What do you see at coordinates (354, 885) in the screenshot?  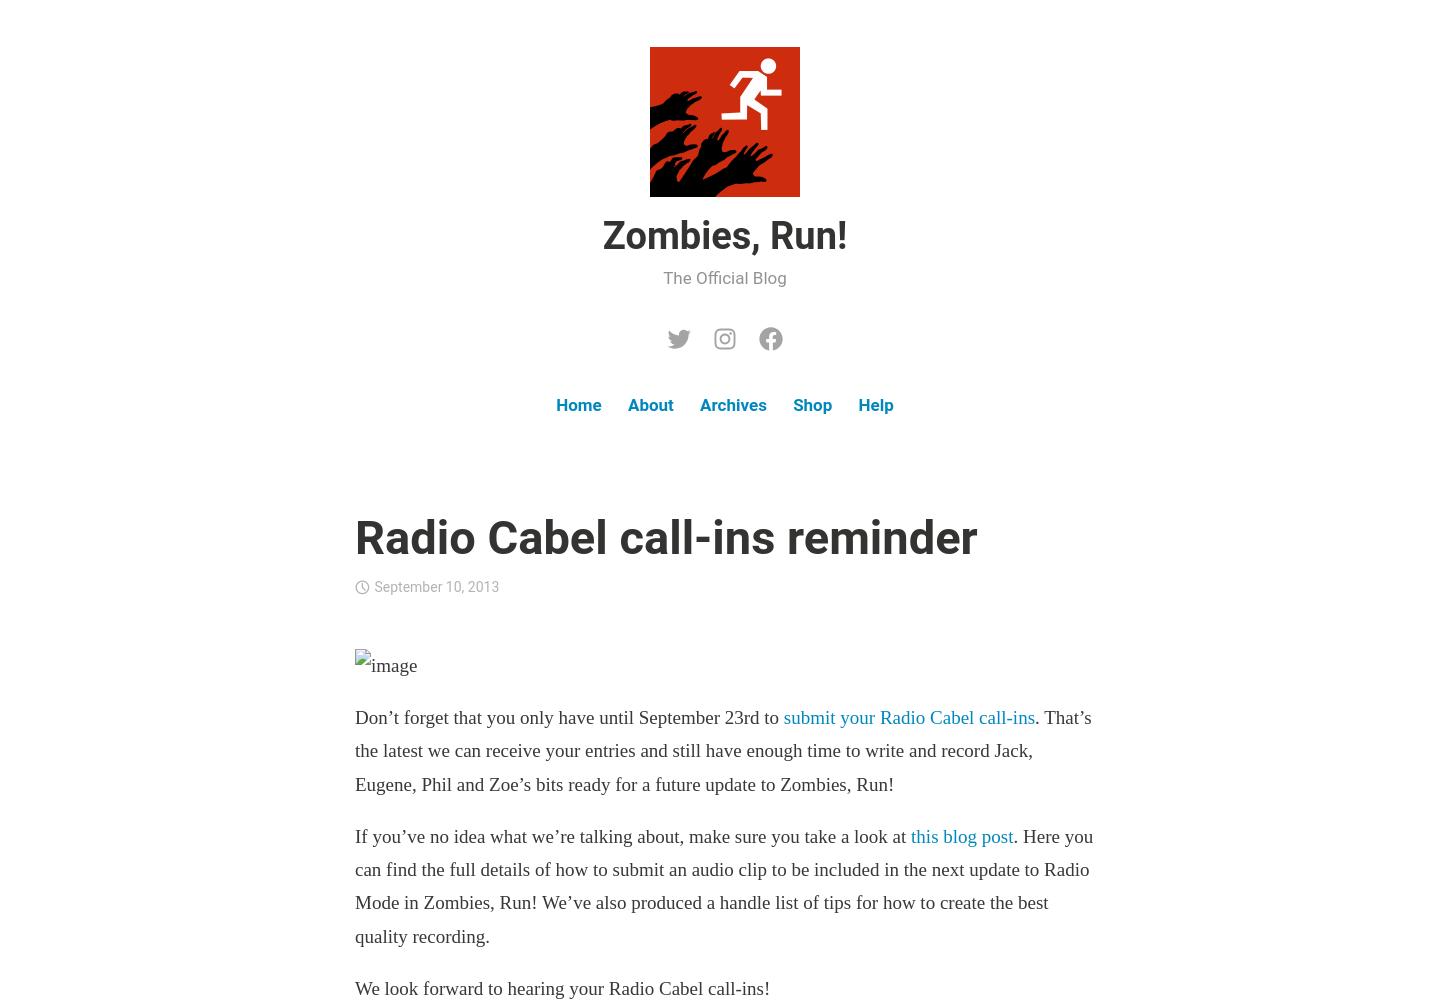 I see `'. Here you can find the full details of how to submit an audio clip to be included in the next update to Radio Mode in Zombies, Run! We’ve also produced a handle list of tips for how to create the best quality recording.'` at bounding box center [354, 885].